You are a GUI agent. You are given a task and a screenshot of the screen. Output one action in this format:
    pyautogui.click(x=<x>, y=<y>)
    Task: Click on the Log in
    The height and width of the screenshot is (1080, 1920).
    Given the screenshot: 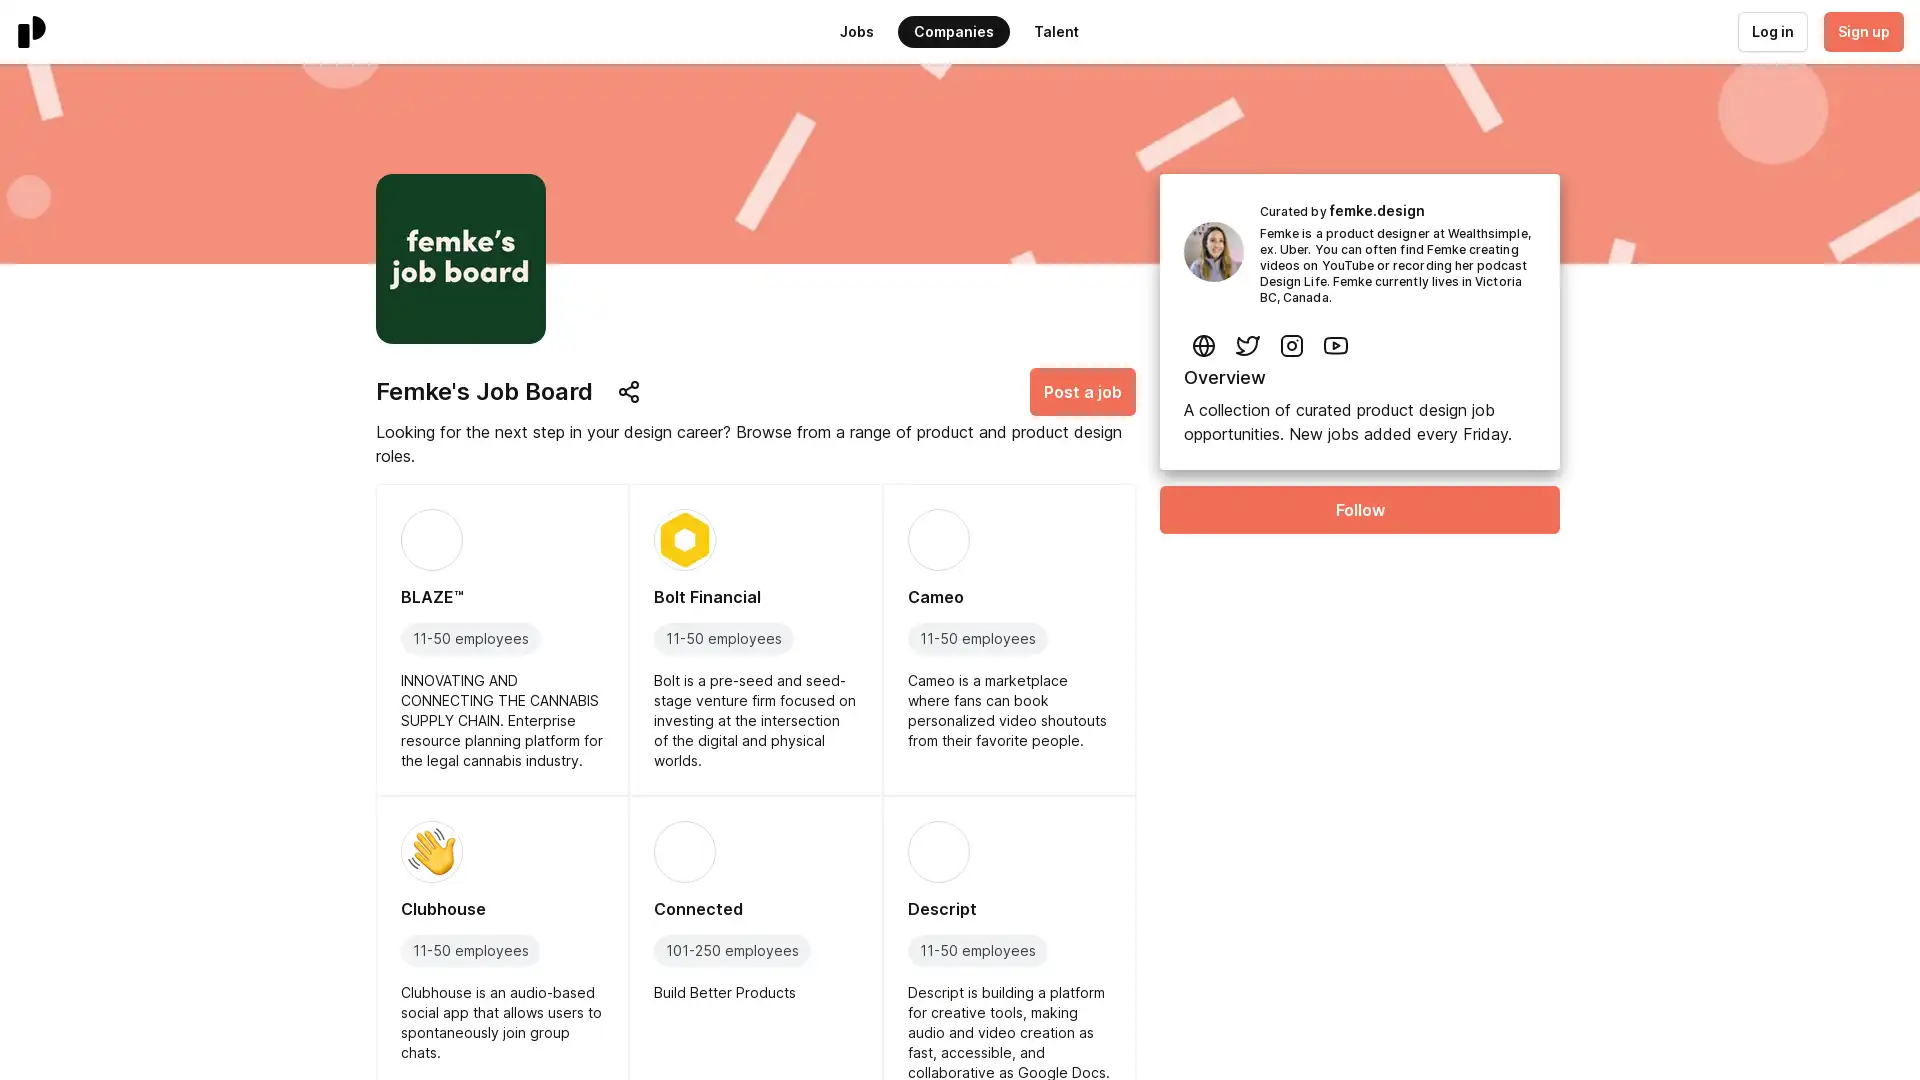 What is the action you would take?
    pyautogui.click(x=1771, y=31)
    